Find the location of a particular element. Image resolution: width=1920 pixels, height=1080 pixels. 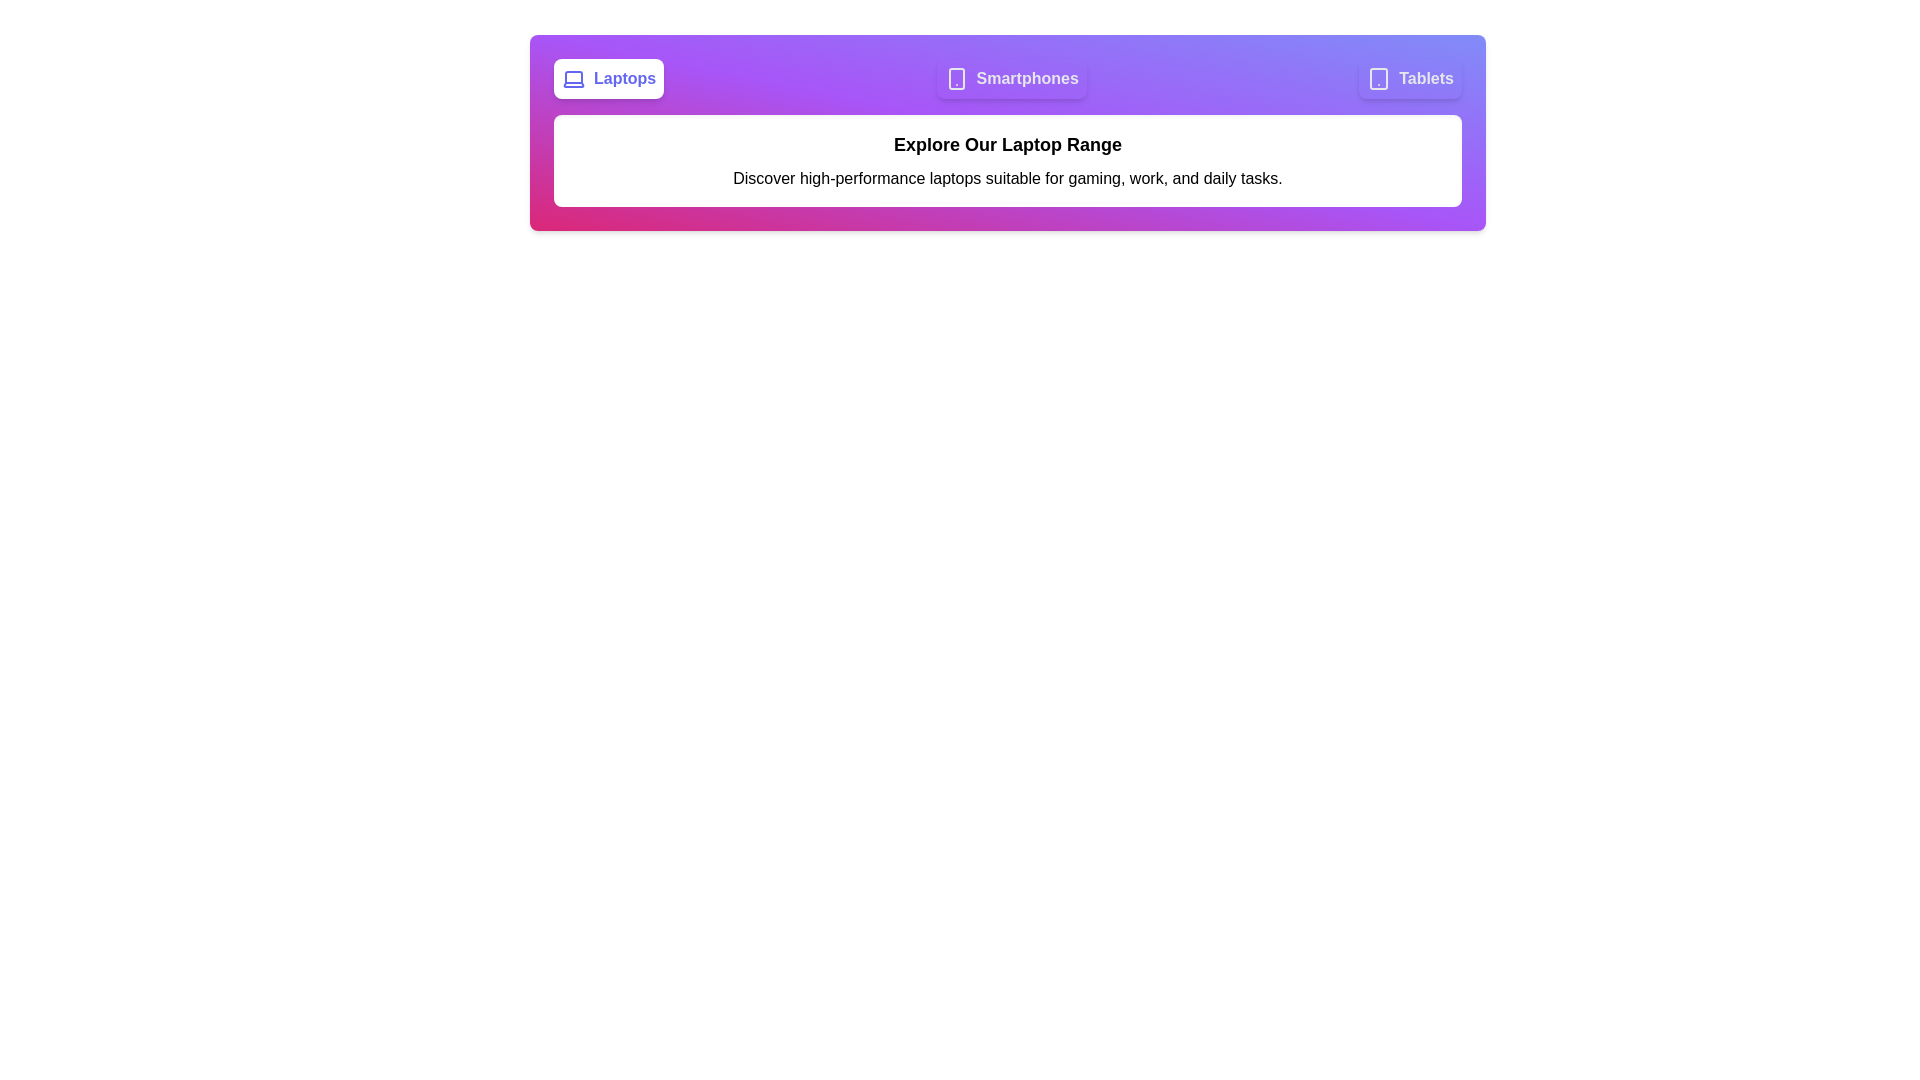

the tab corresponding to Smartphones is located at coordinates (1012, 77).